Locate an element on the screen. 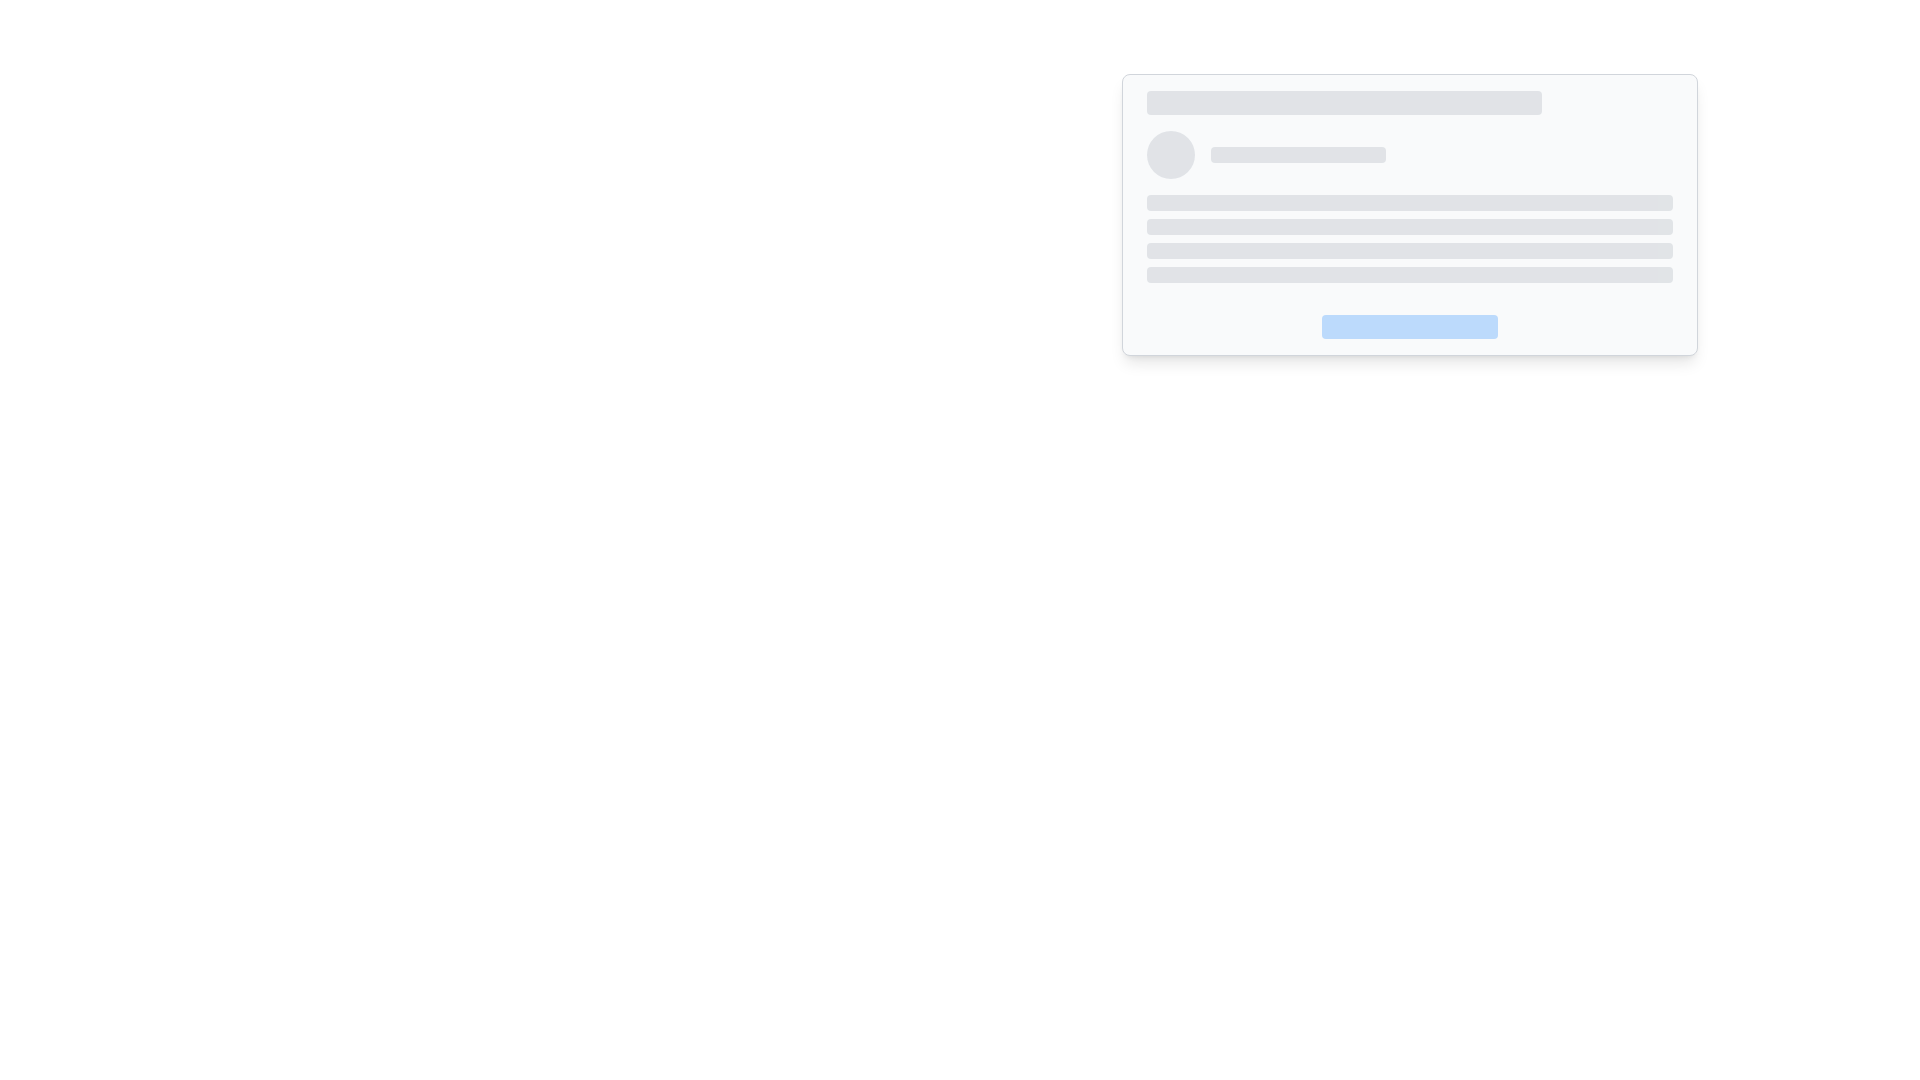 The image size is (1920, 1080). the loading animation bar, which is the fourth element in a group of horizontal bars located at the bottom of a vertically stacked arrangement in the middle-right region of the interface is located at coordinates (1409, 274).